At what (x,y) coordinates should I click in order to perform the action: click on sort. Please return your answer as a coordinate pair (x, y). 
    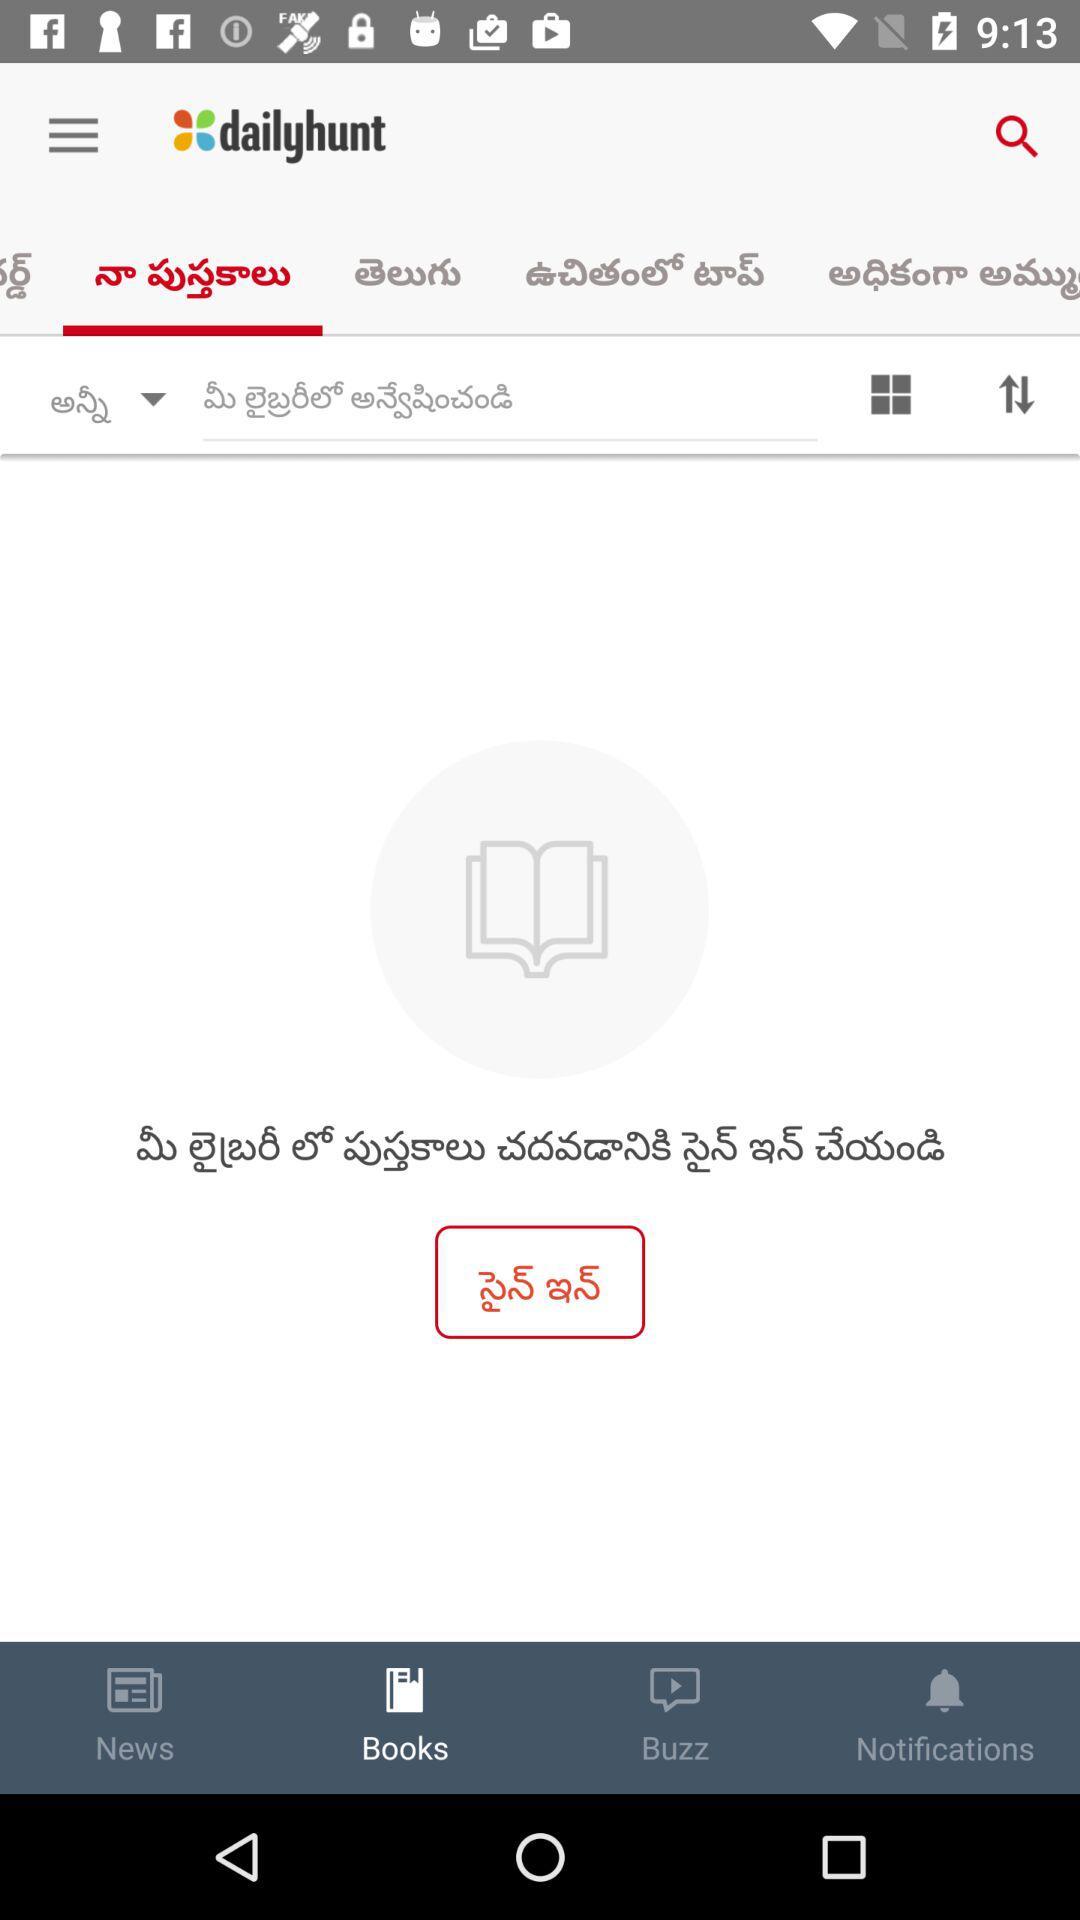
    Looking at the image, I should click on (1017, 399).